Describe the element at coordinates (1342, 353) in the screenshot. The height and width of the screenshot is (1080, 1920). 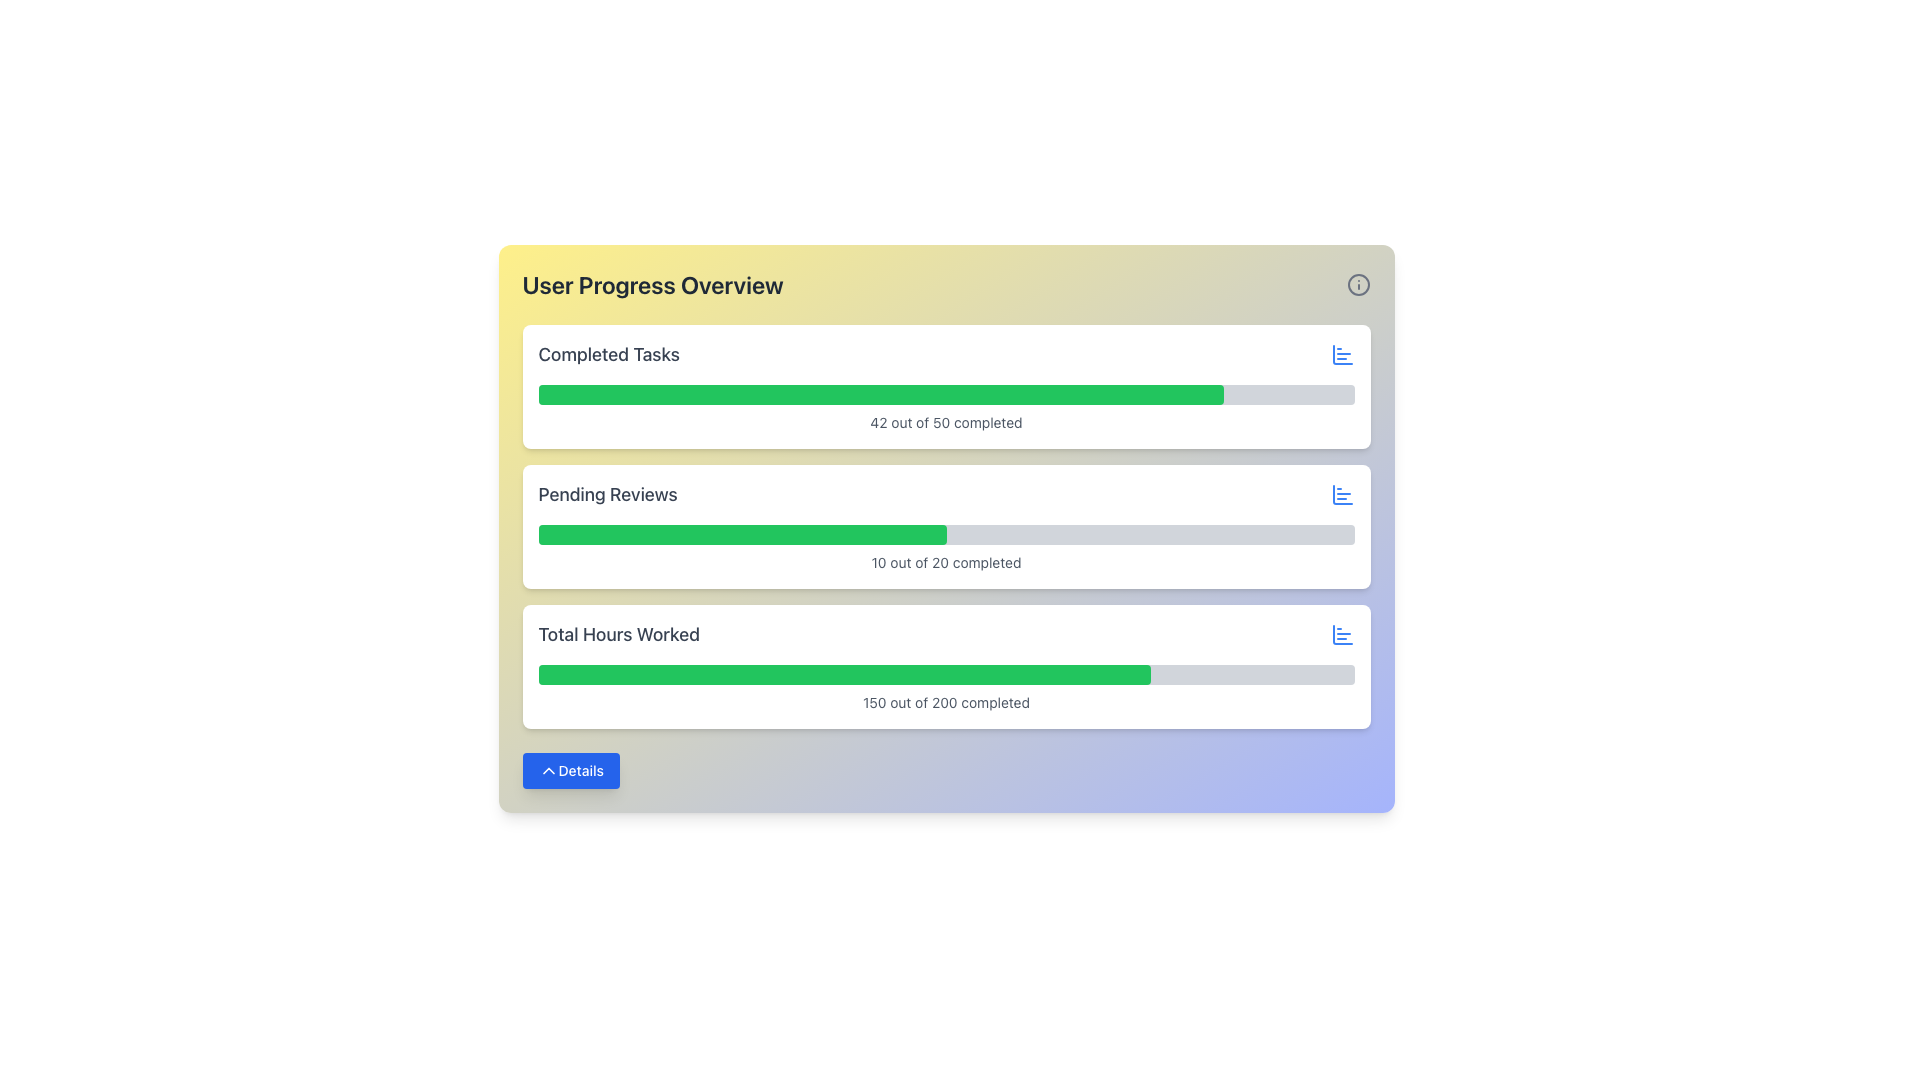
I see `the icon located in the 'Completed Tasks' section, positioned at the far right of the header area, next to the textual description` at that location.